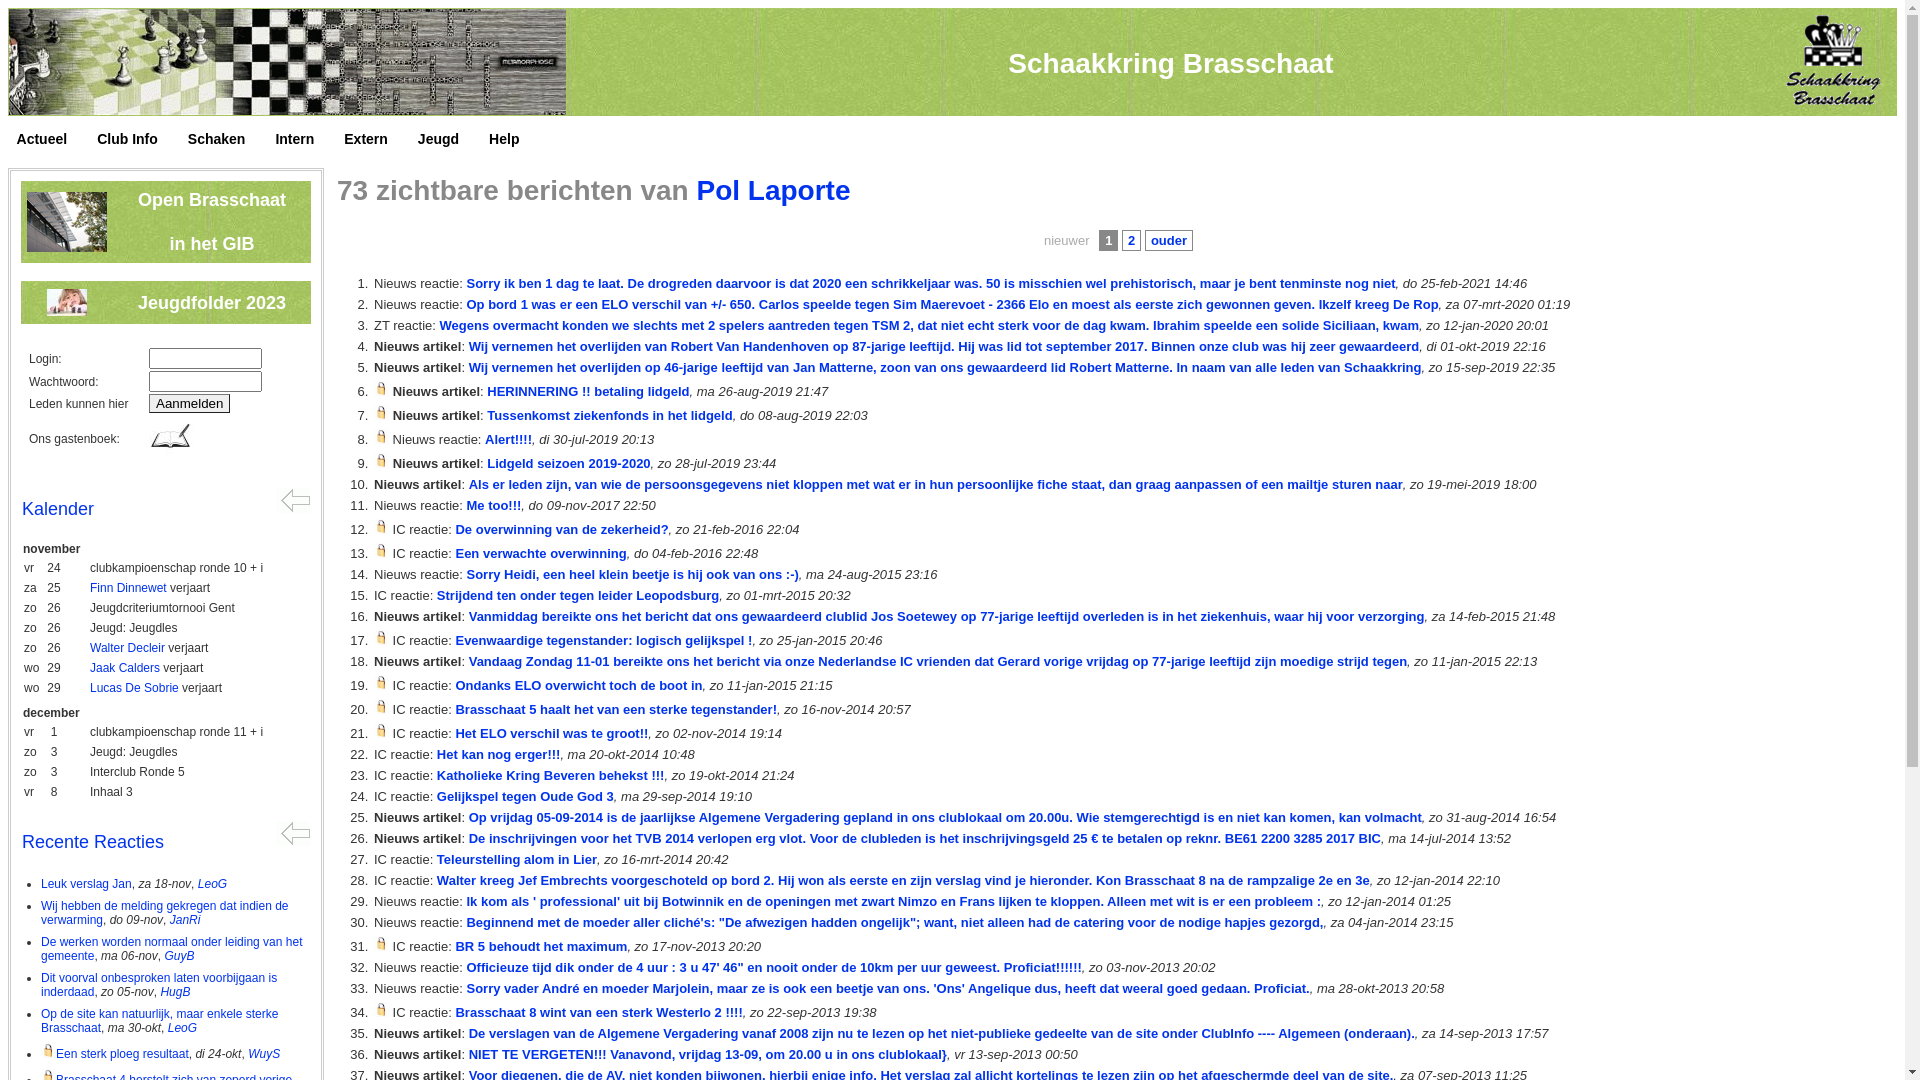  I want to click on 'deel van Escher's Metamorfose II', so click(9, 60).